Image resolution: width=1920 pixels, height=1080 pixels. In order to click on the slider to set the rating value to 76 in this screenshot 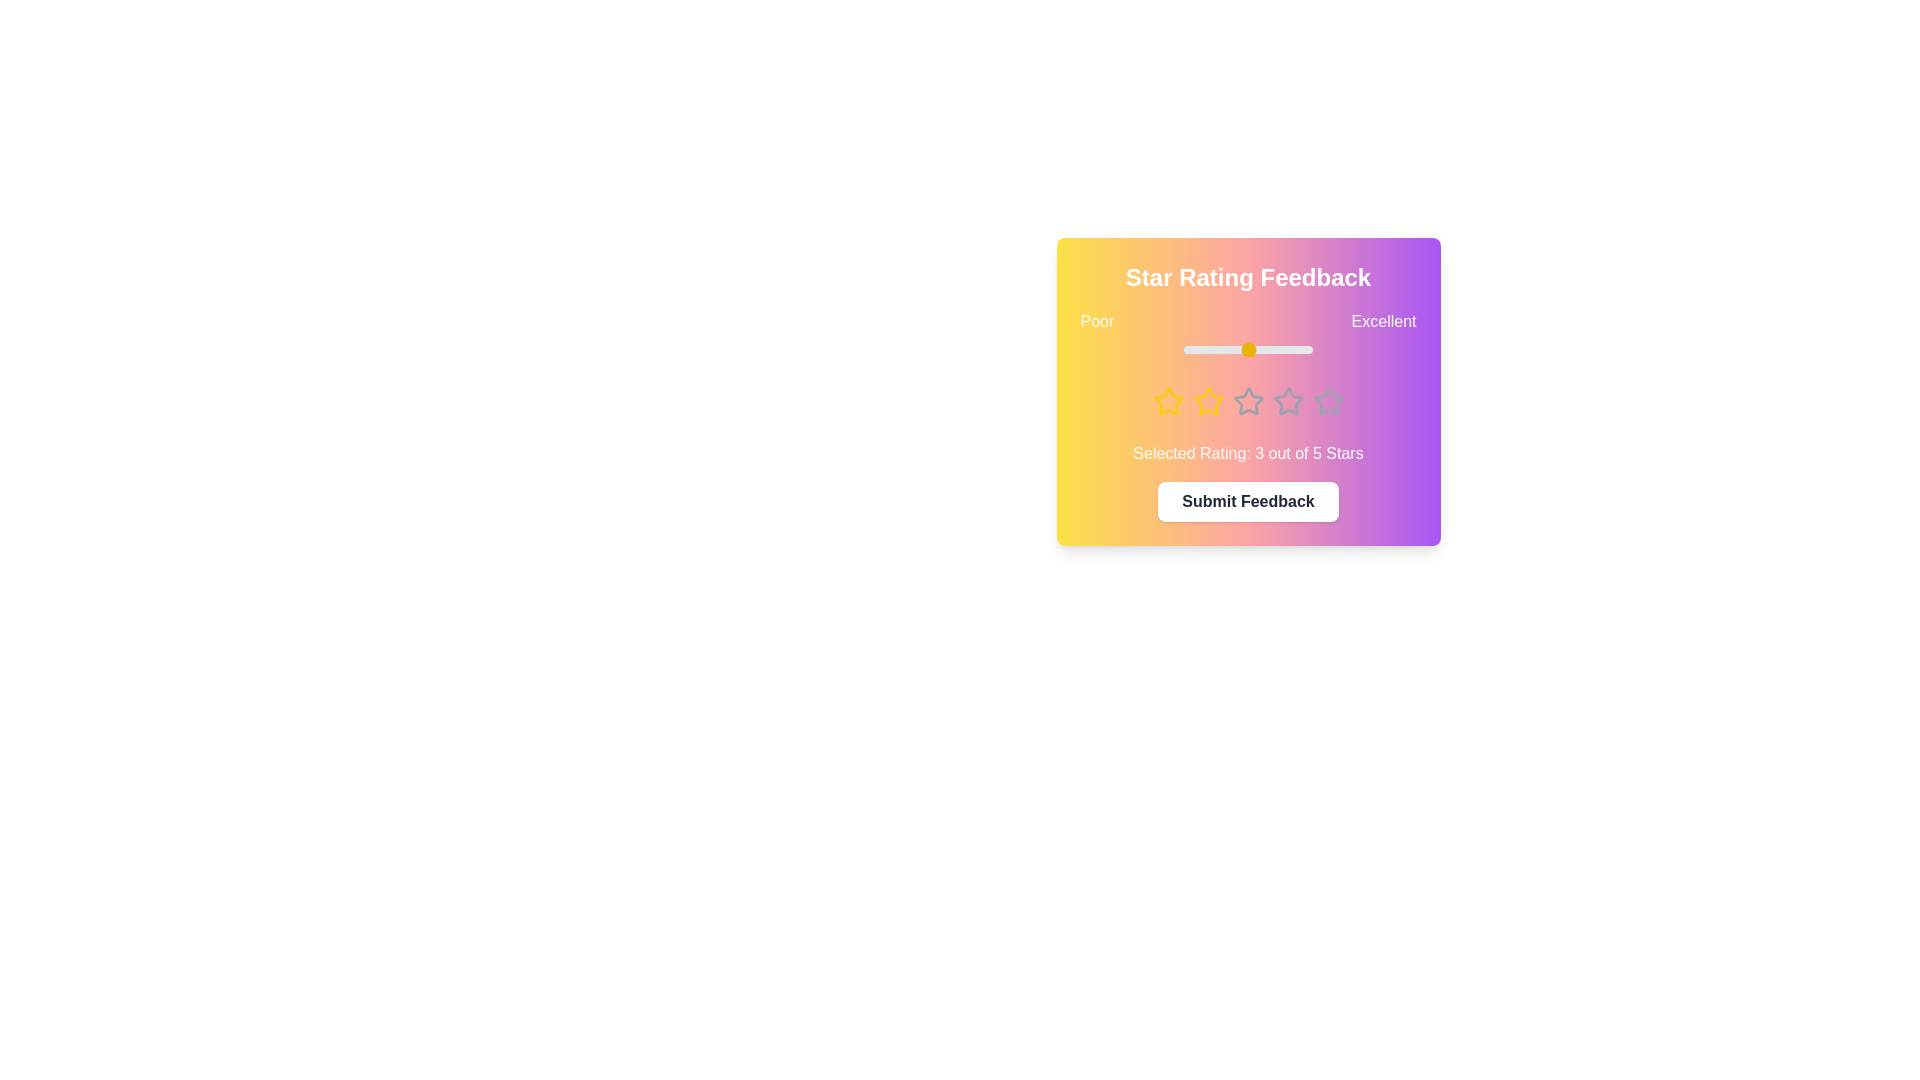, I will do `click(1281, 349)`.